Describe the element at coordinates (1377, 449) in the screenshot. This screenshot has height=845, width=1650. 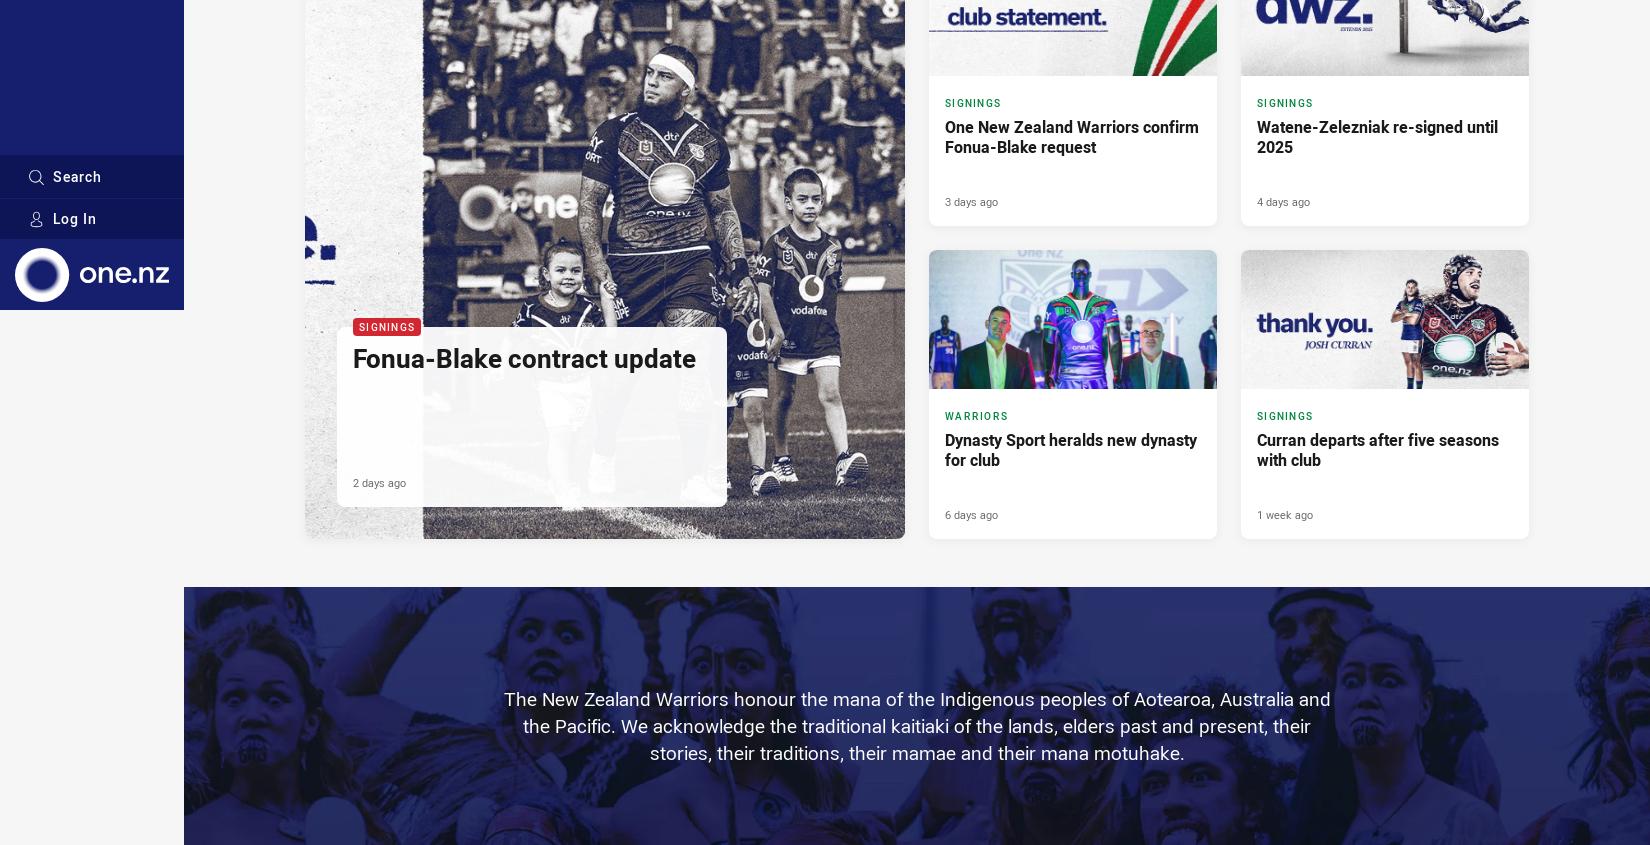
I see `'Curran departs after five seasons with club'` at that location.